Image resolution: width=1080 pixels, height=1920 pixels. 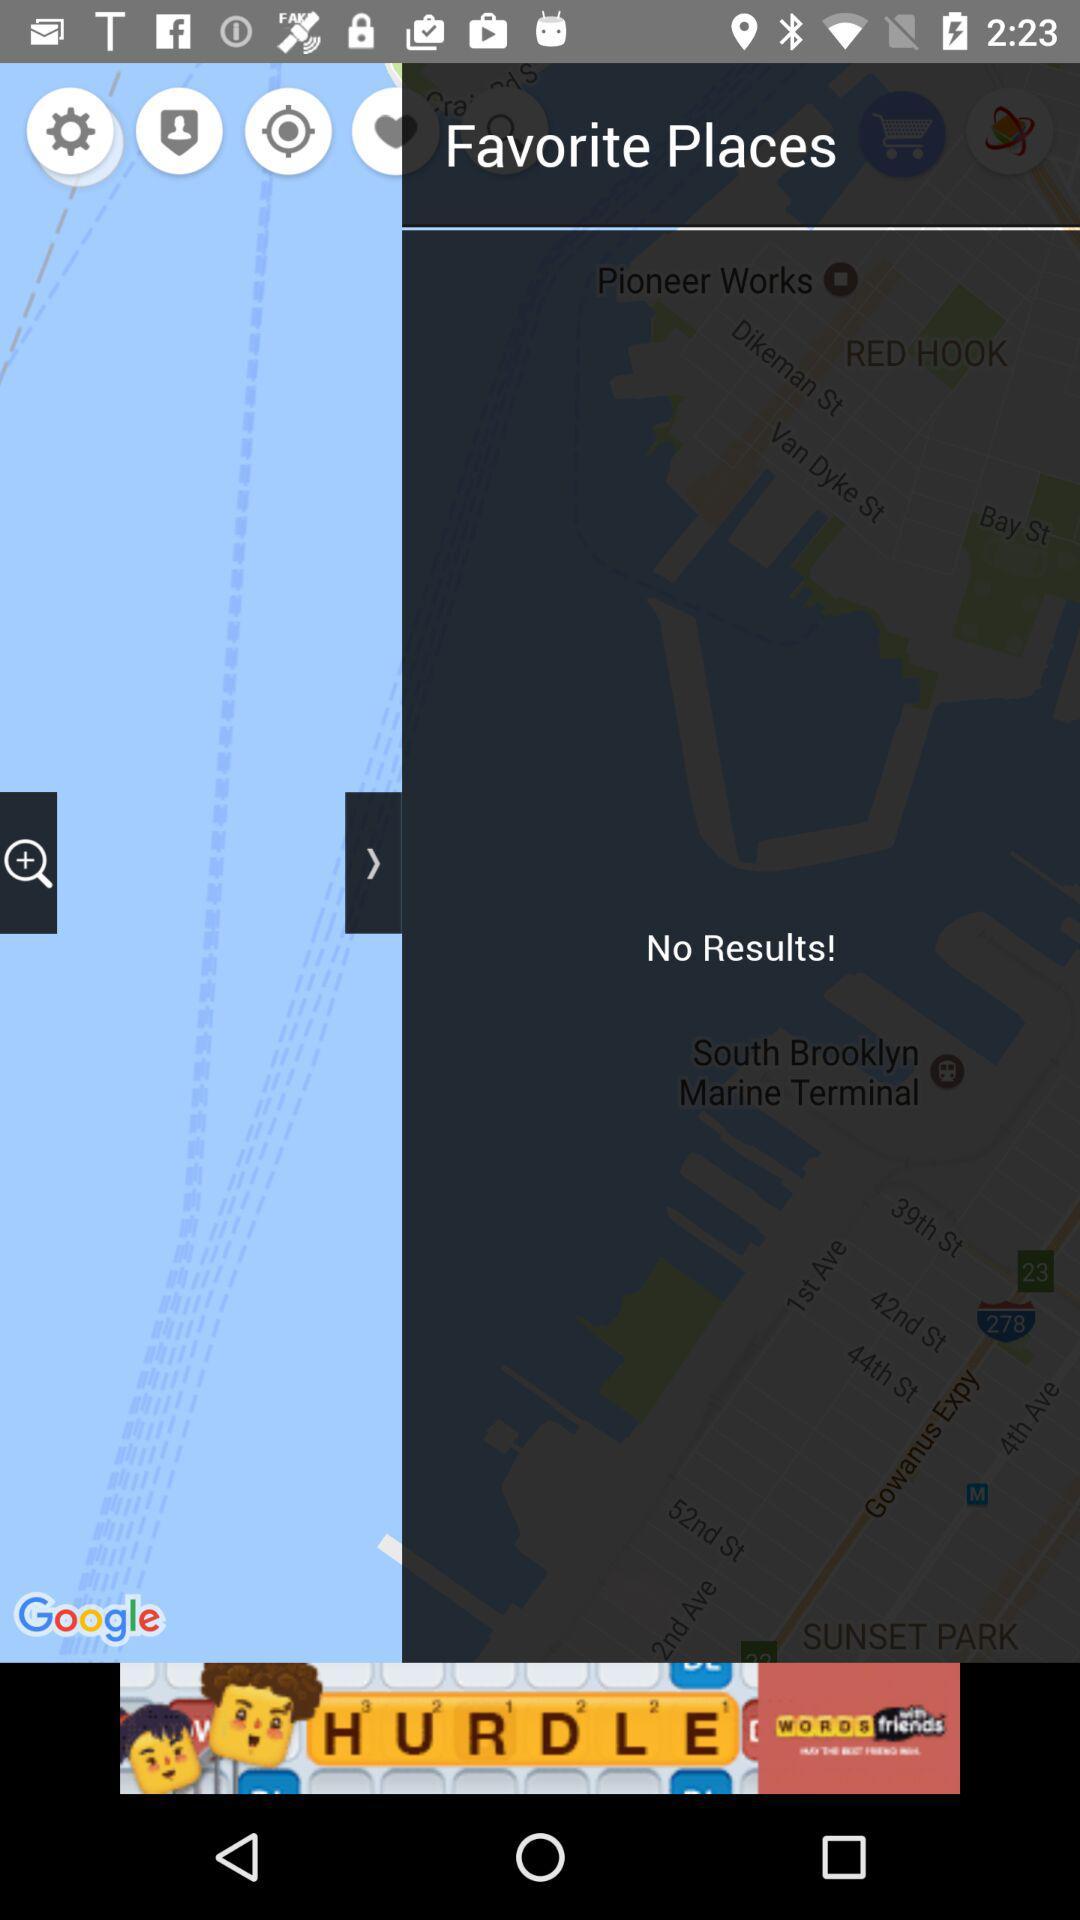 What do you see at coordinates (397, 132) in the screenshot?
I see `the favorite icon` at bounding box center [397, 132].